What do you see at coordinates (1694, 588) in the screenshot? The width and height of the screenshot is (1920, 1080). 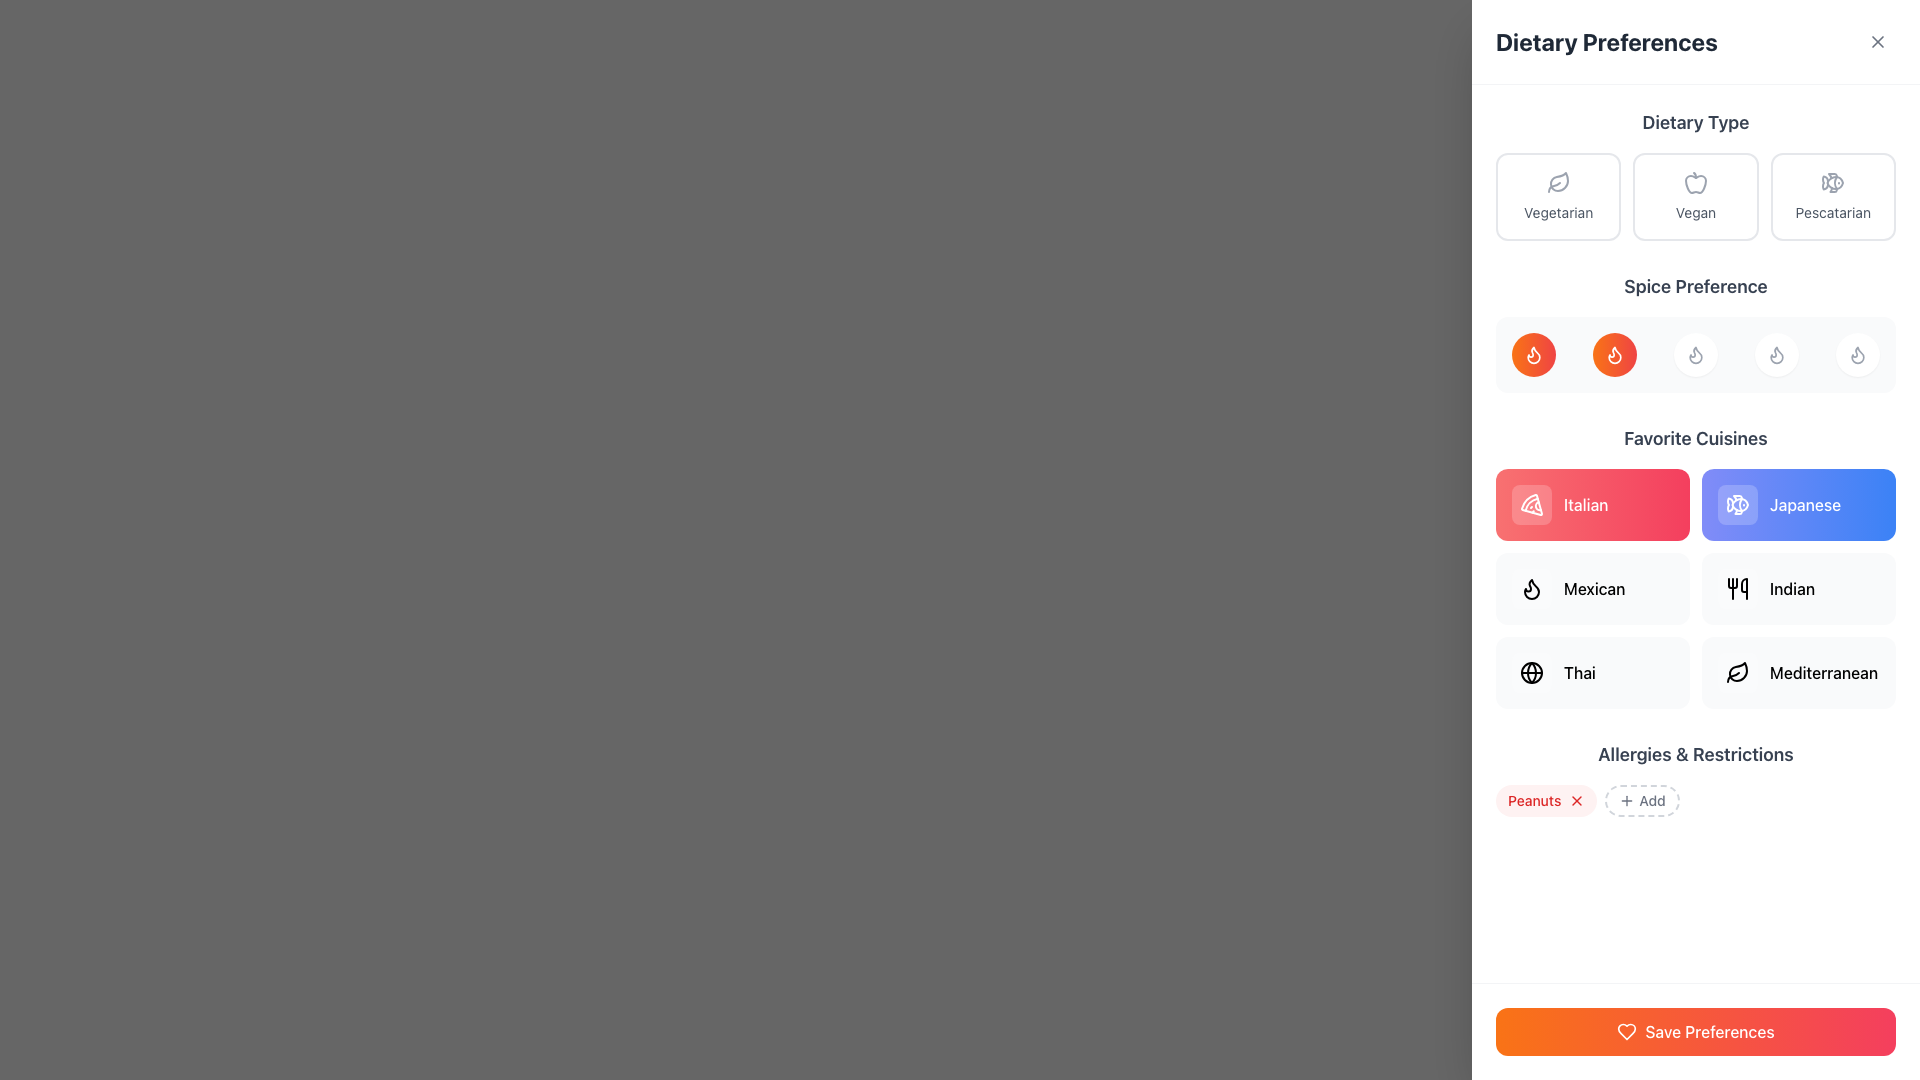 I see `the selectable button options in the 'Favorite Cuisines' grid layout` at bounding box center [1694, 588].